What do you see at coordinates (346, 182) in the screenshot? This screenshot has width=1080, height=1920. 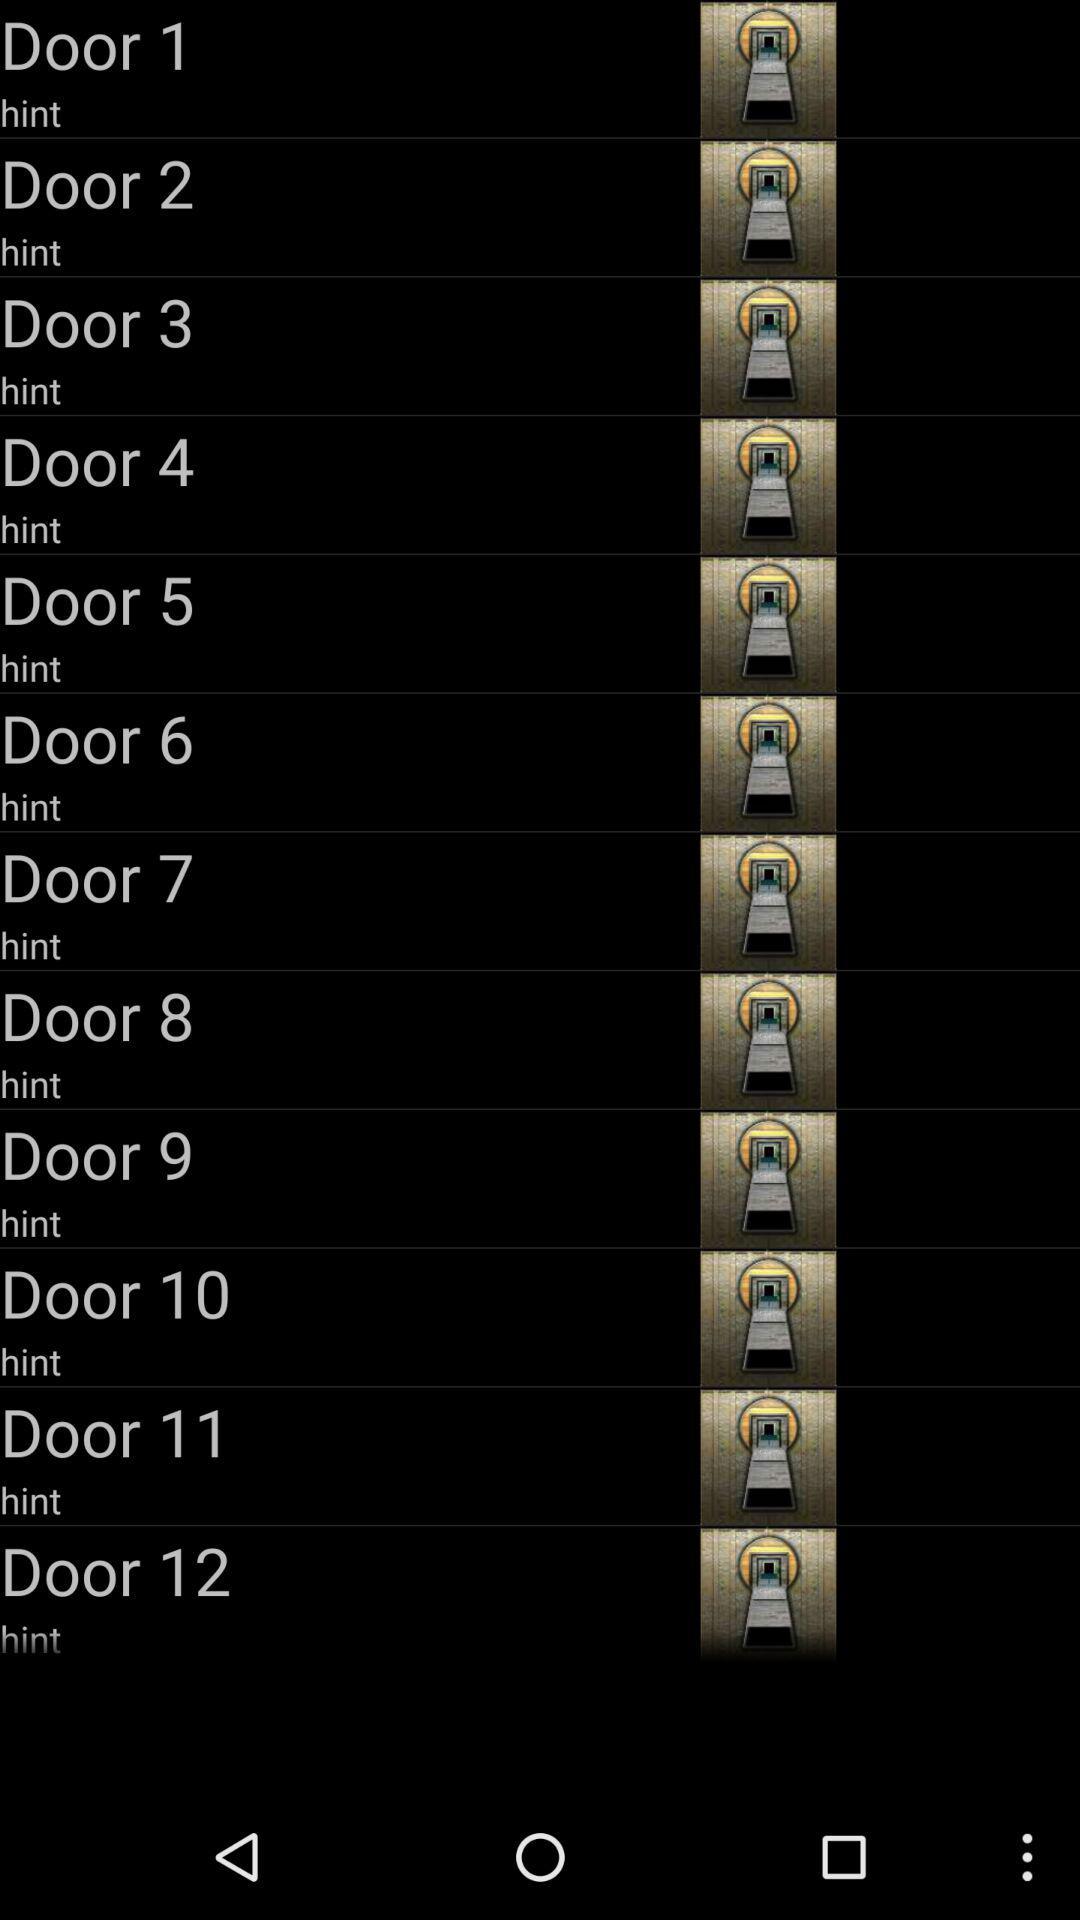 I see `door 2` at bounding box center [346, 182].